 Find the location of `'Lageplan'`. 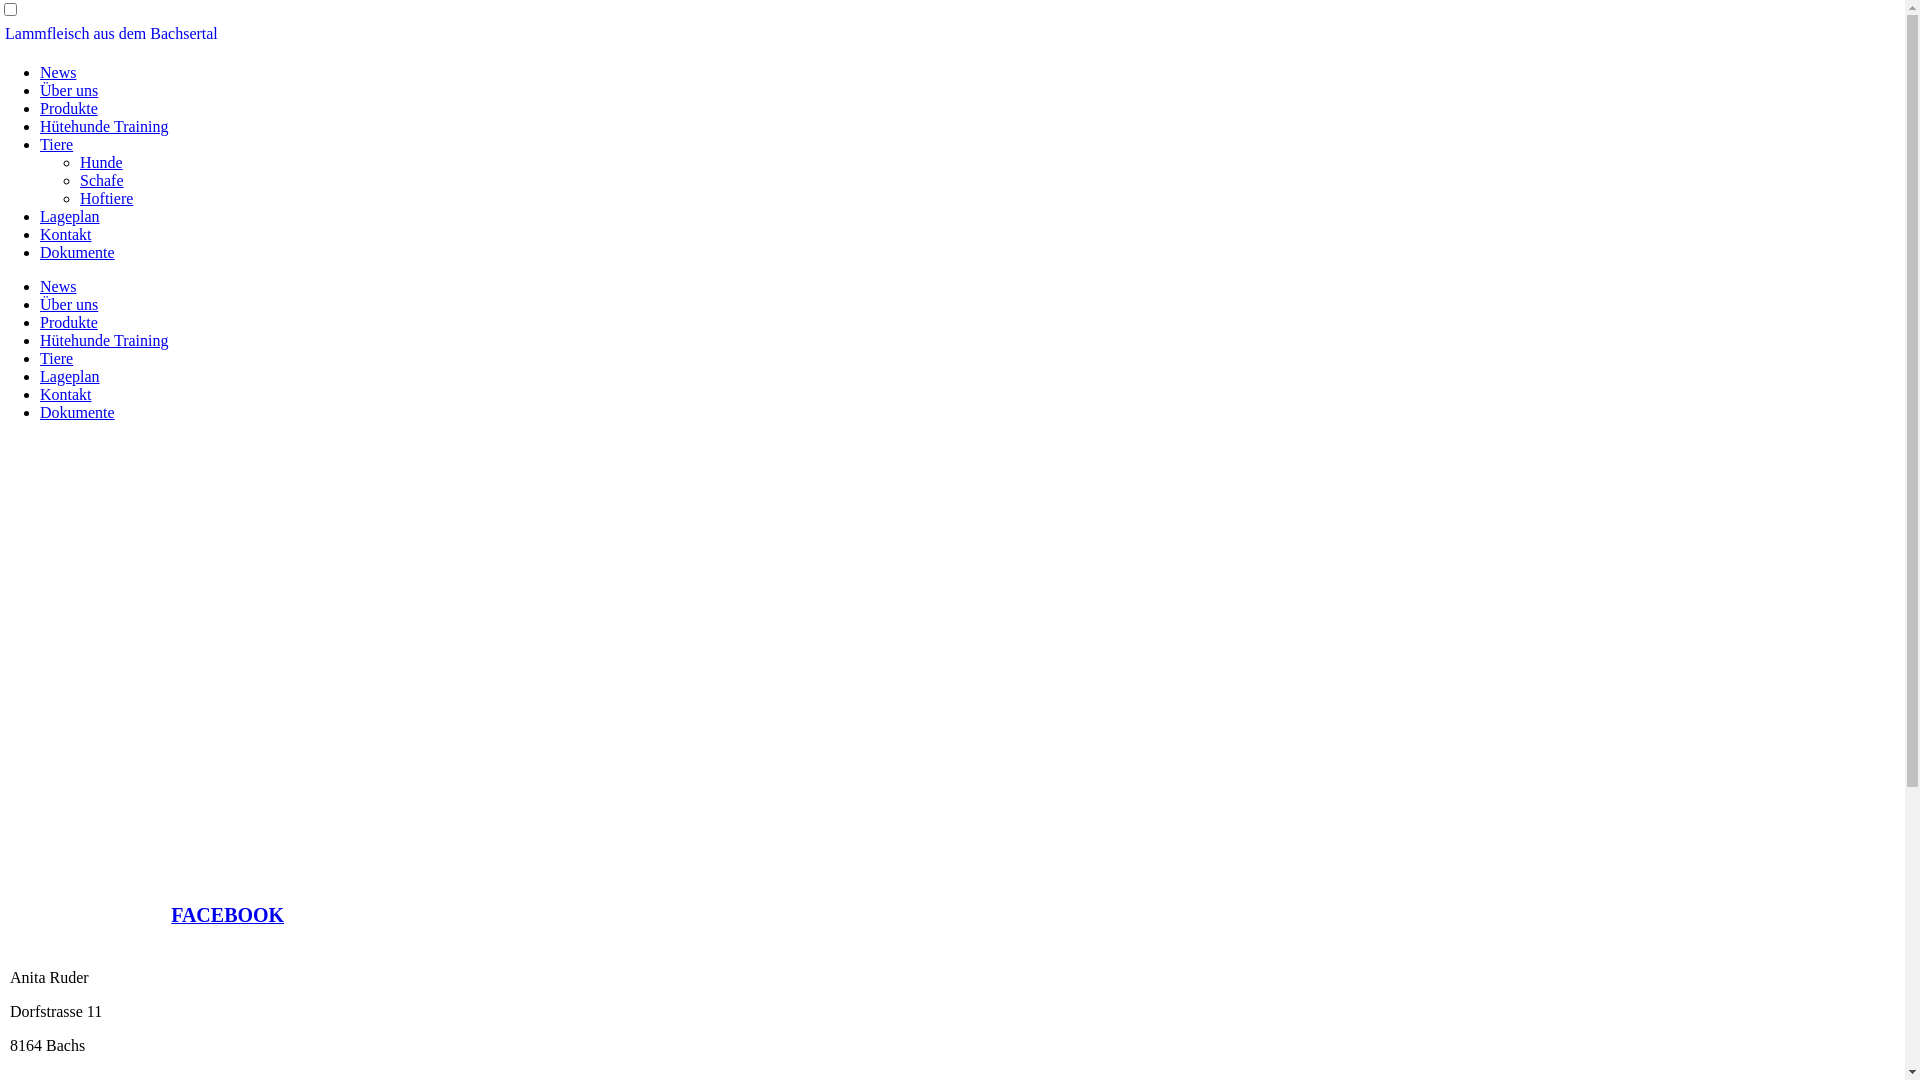

'Lageplan' is located at coordinates (70, 376).